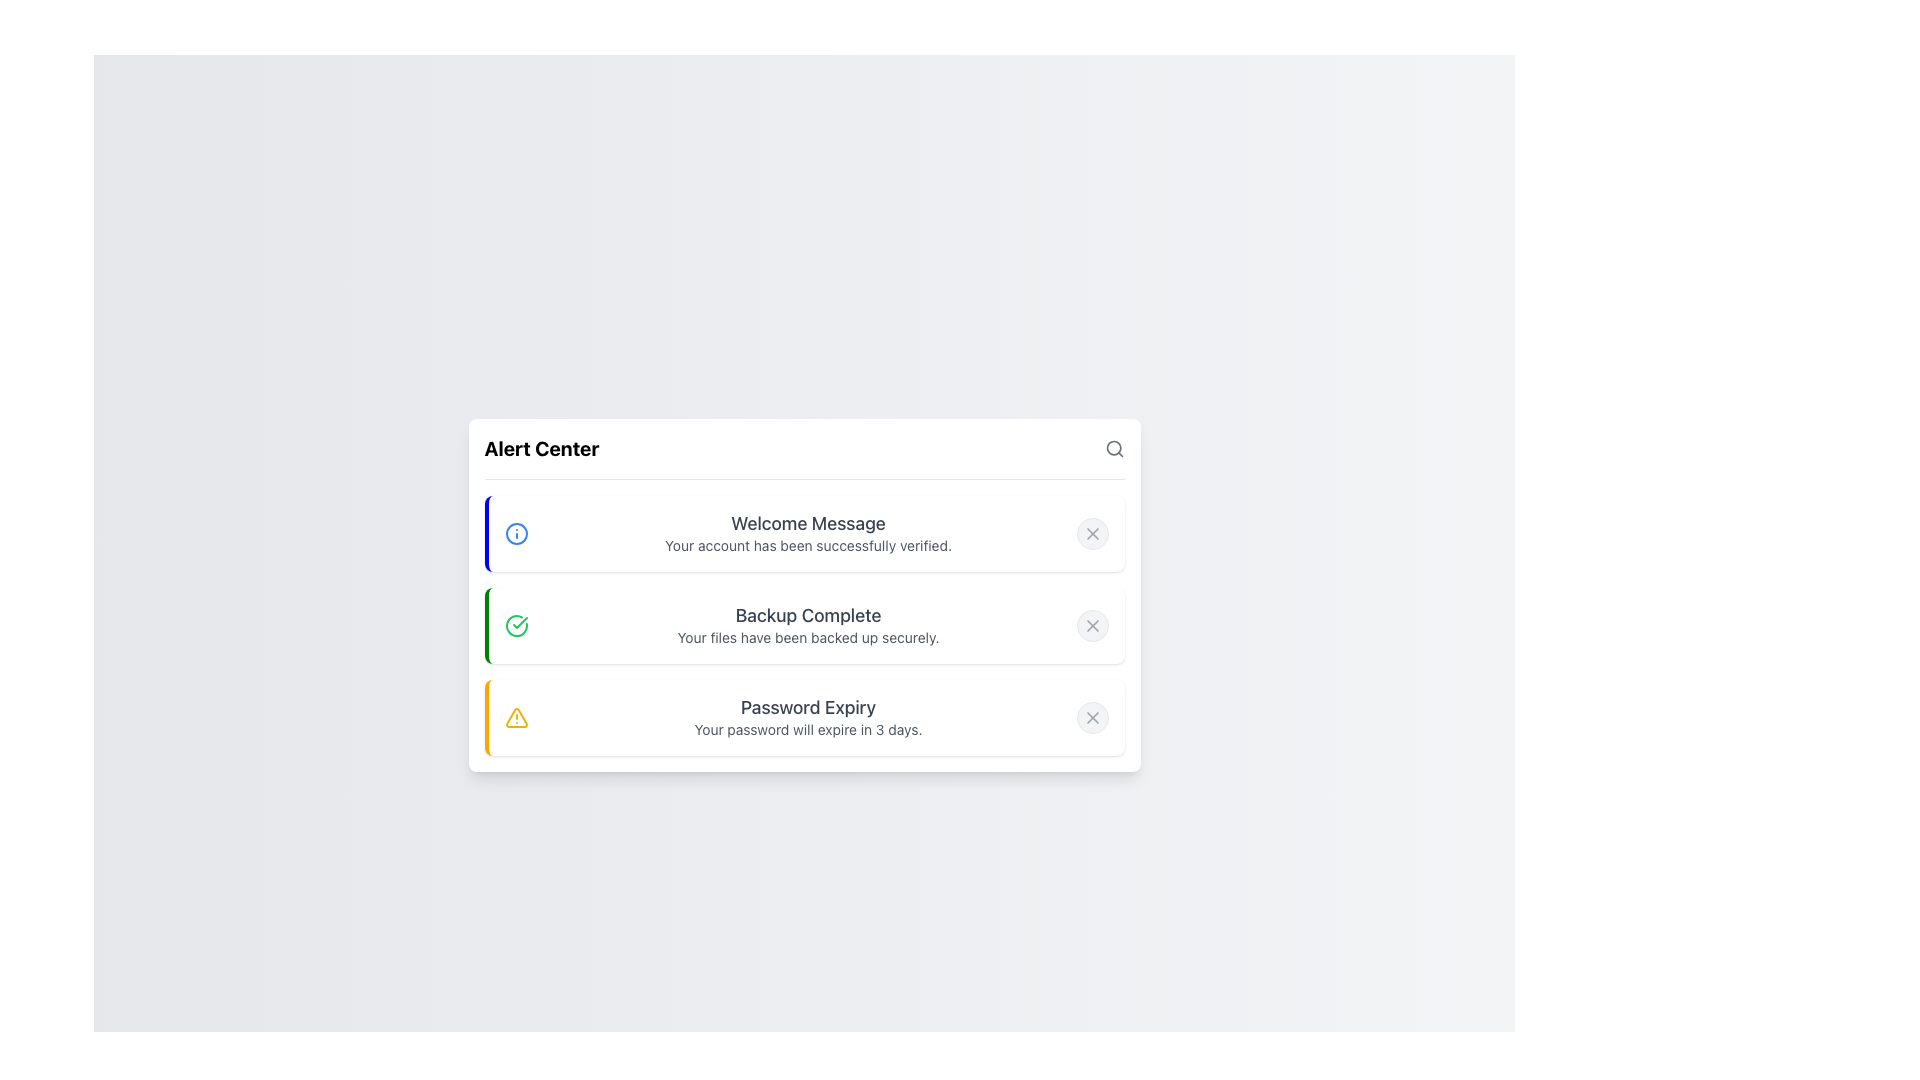 The width and height of the screenshot is (1920, 1080). Describe the element at coordinates (808, 545) in the screenshot. I see `static text displaying 'Your account has been successfully verified.' located under the 'Welcome Message' heading in the middle section of the UI` at that location.